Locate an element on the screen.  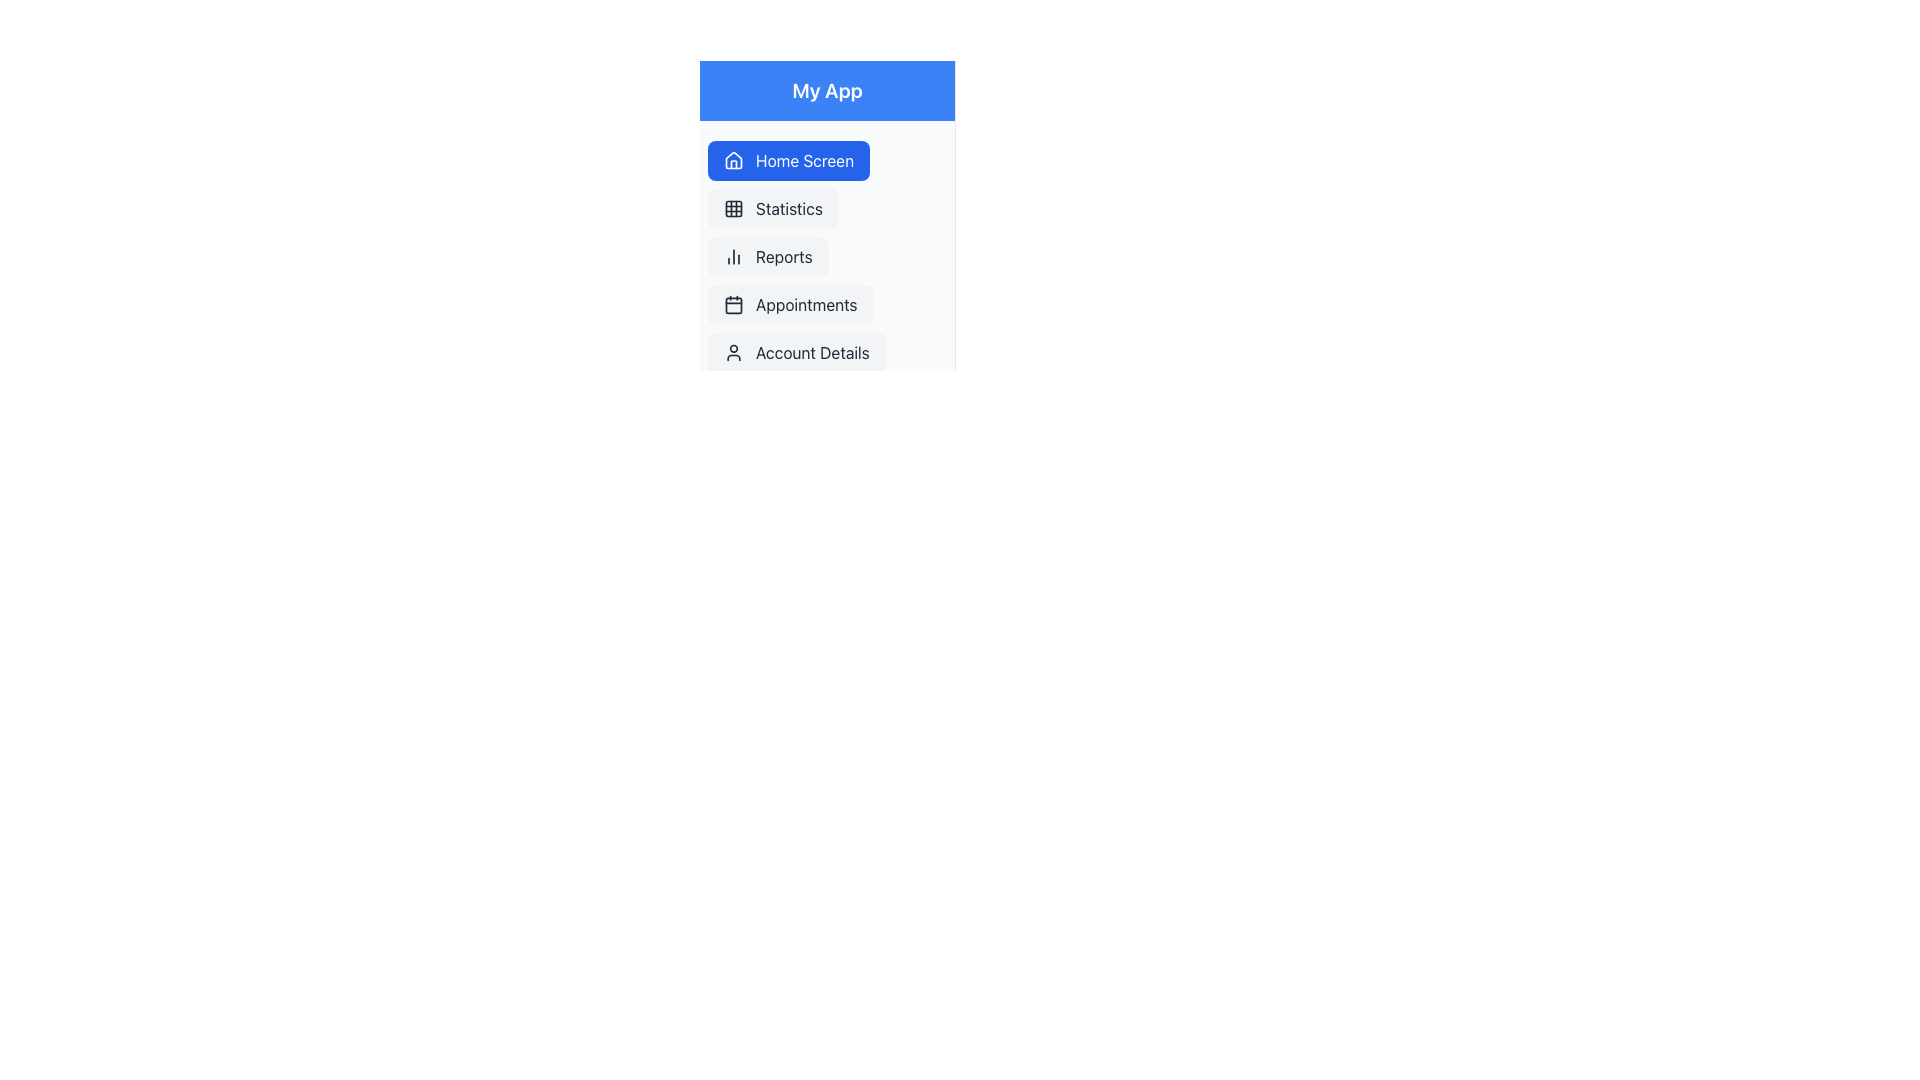
the 'Reports' text label in the vertical navigation menu is located at coordinates (783, 256).